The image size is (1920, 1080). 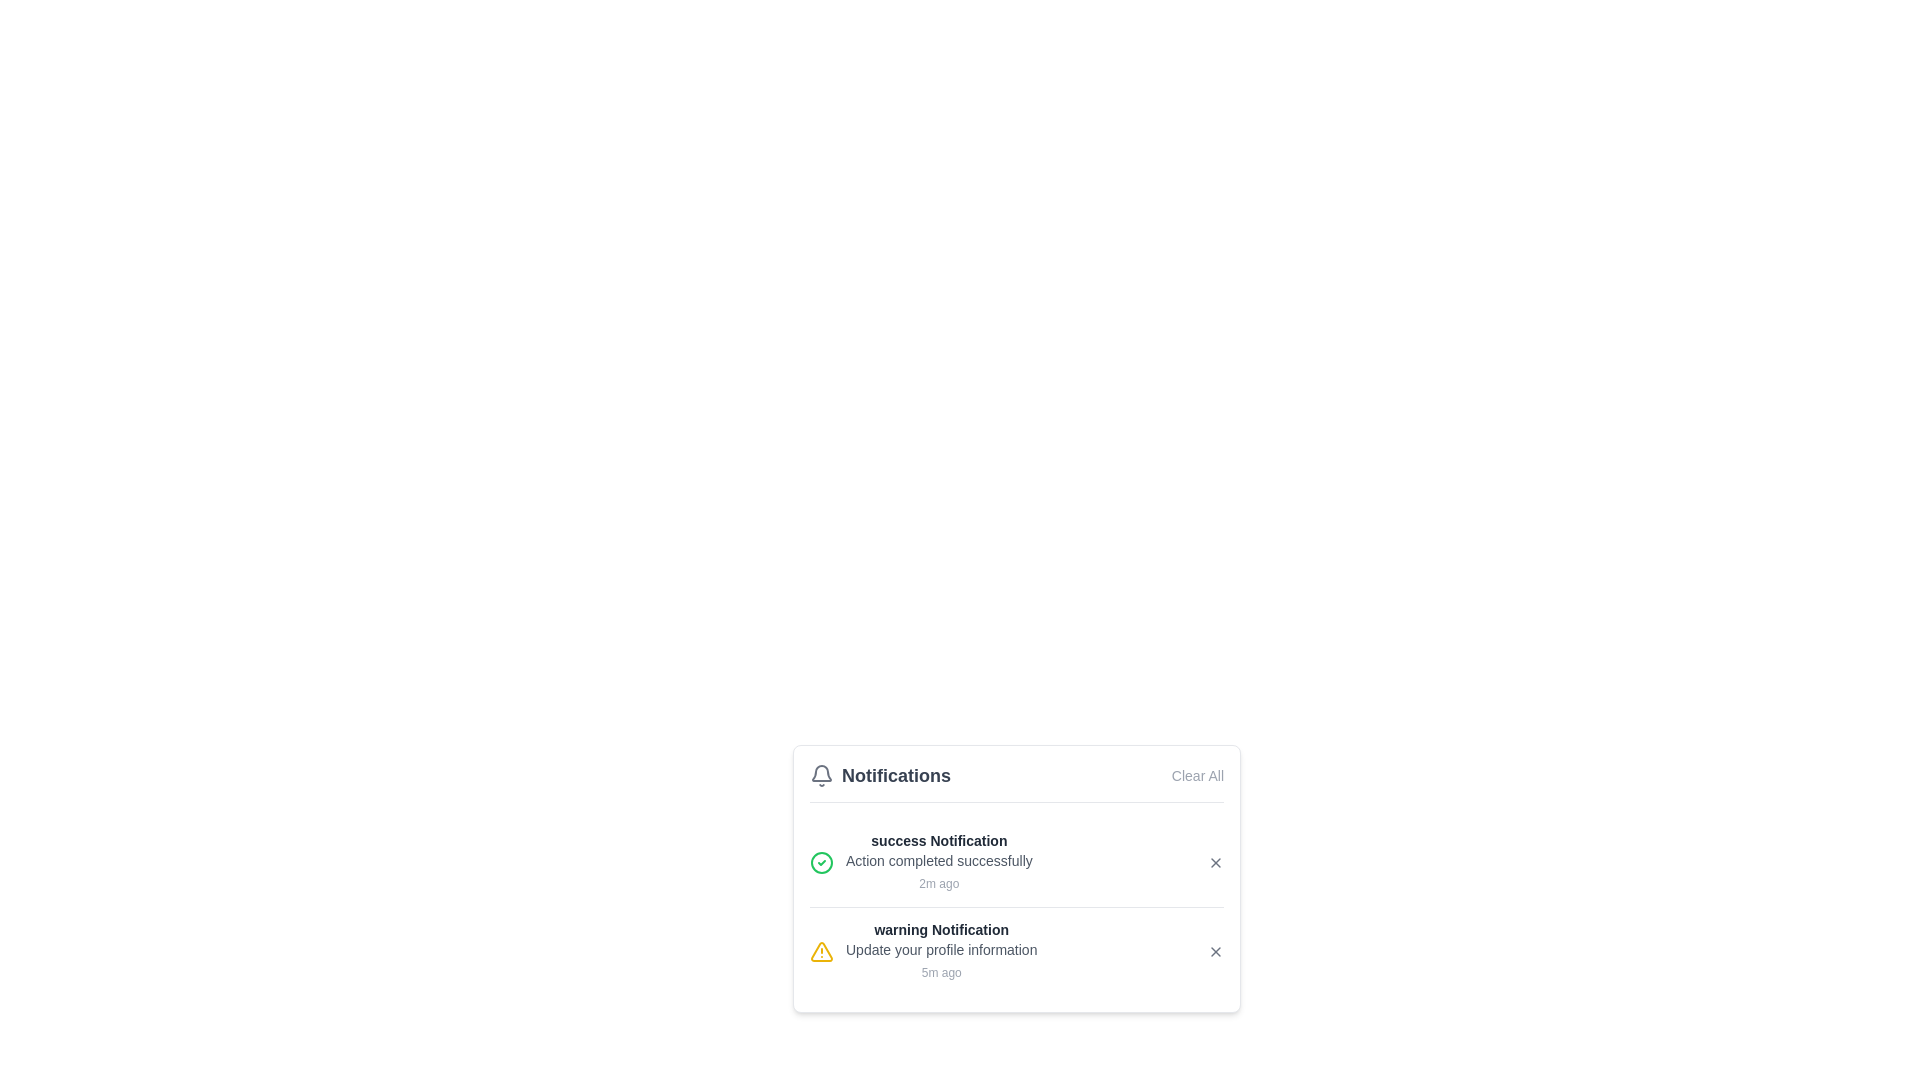 What do you see at coordinates (895, 774) in the screenshot?
I see `the text label displaying 'Notifications' in bold dark gray font located in the header of the notification panel` at bounding box center [895, 774].